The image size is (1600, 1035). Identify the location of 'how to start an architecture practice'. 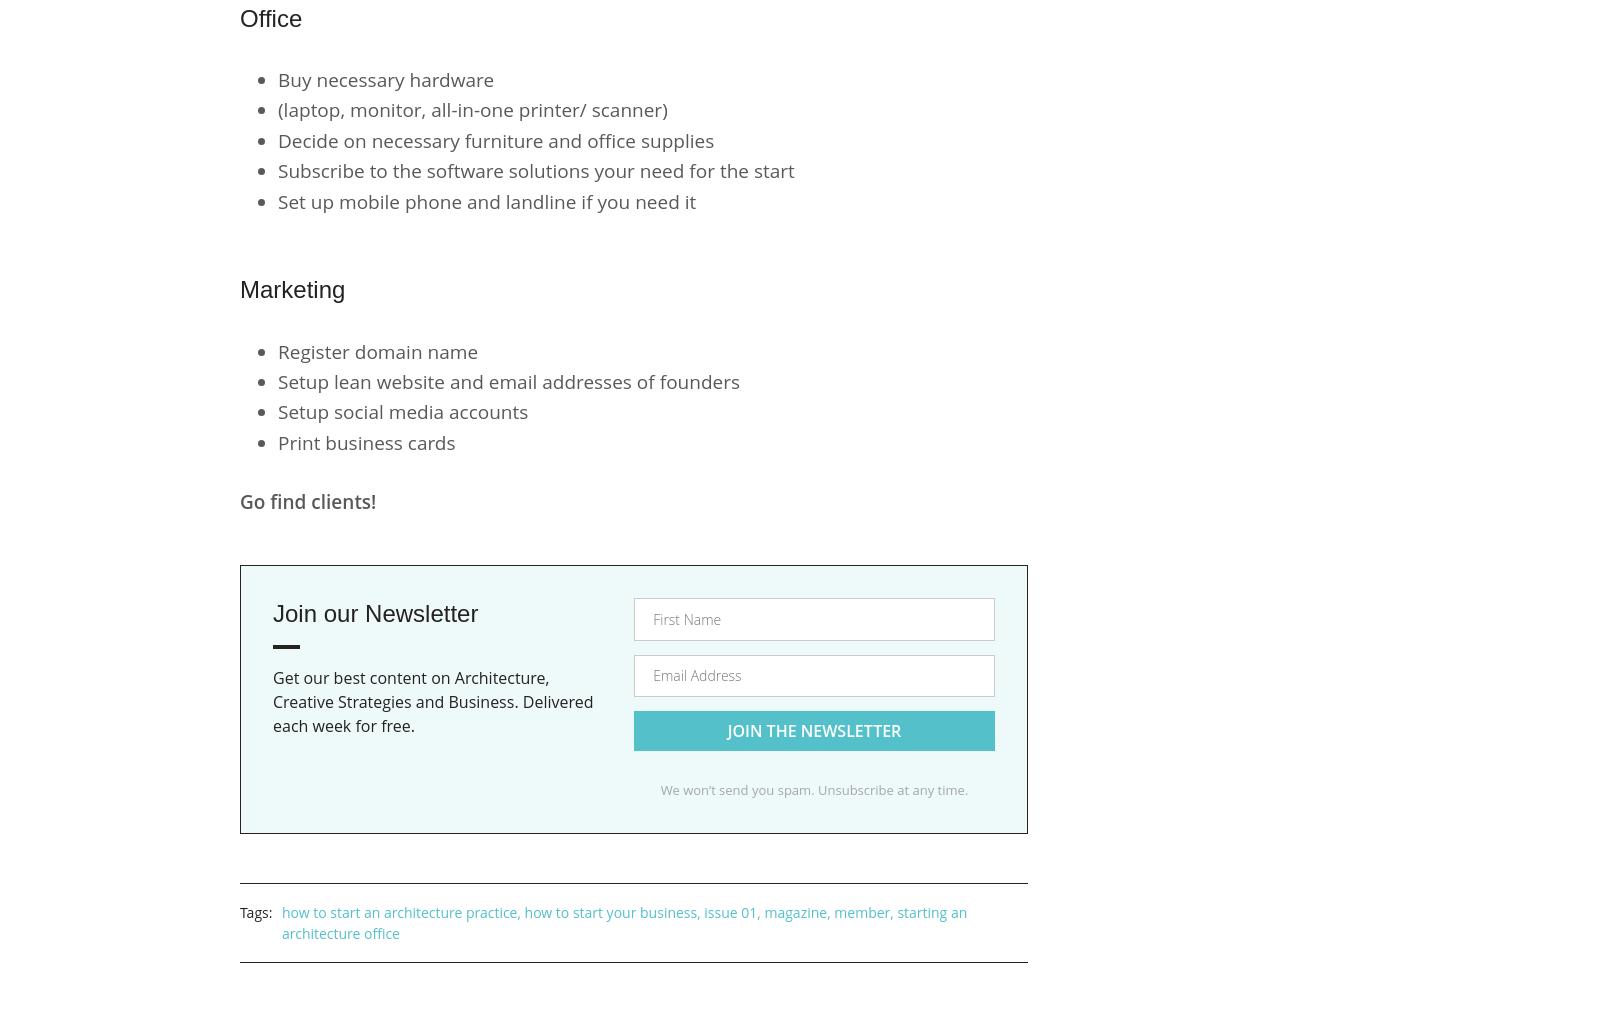
(399, 910).